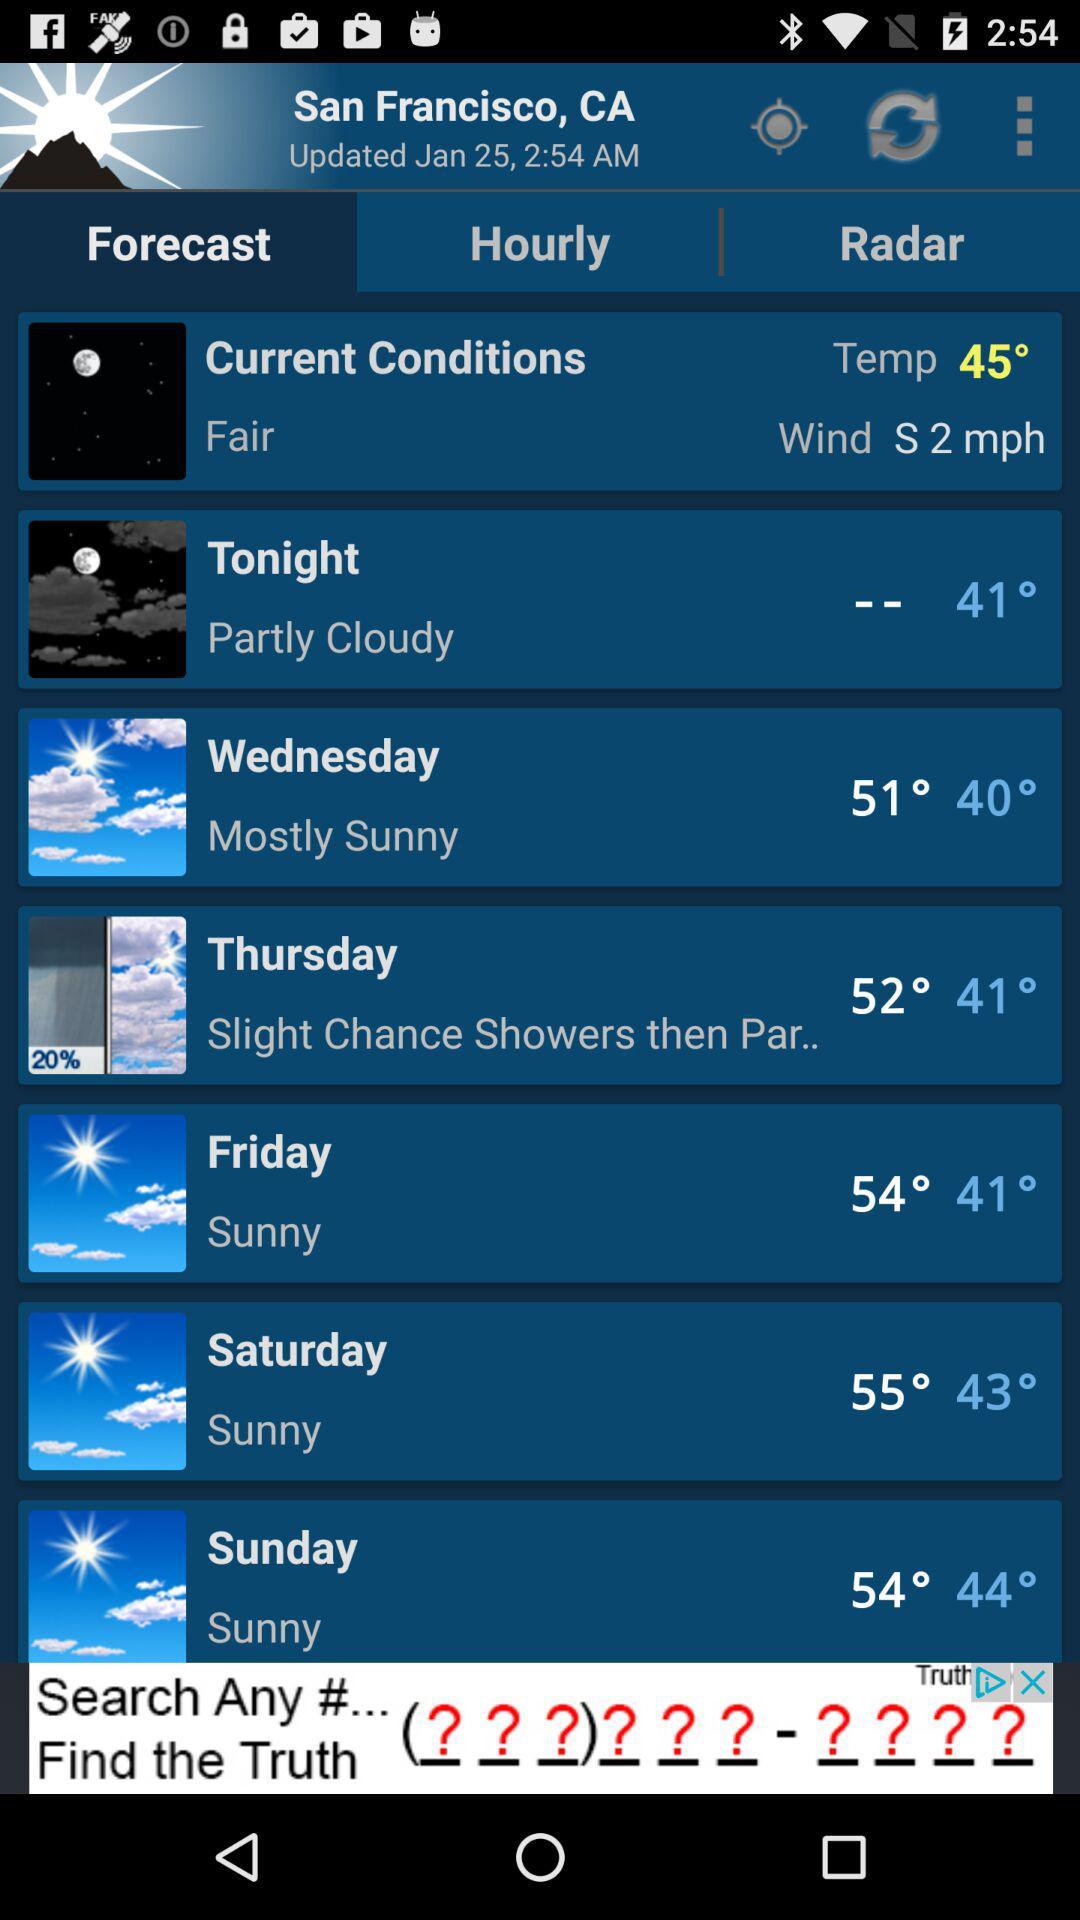 The width and height of the screenshot is (1080, 1920). Describe the element at coordinates (540, 1727) in the screenshot. I see `banner advertisement` at that location.